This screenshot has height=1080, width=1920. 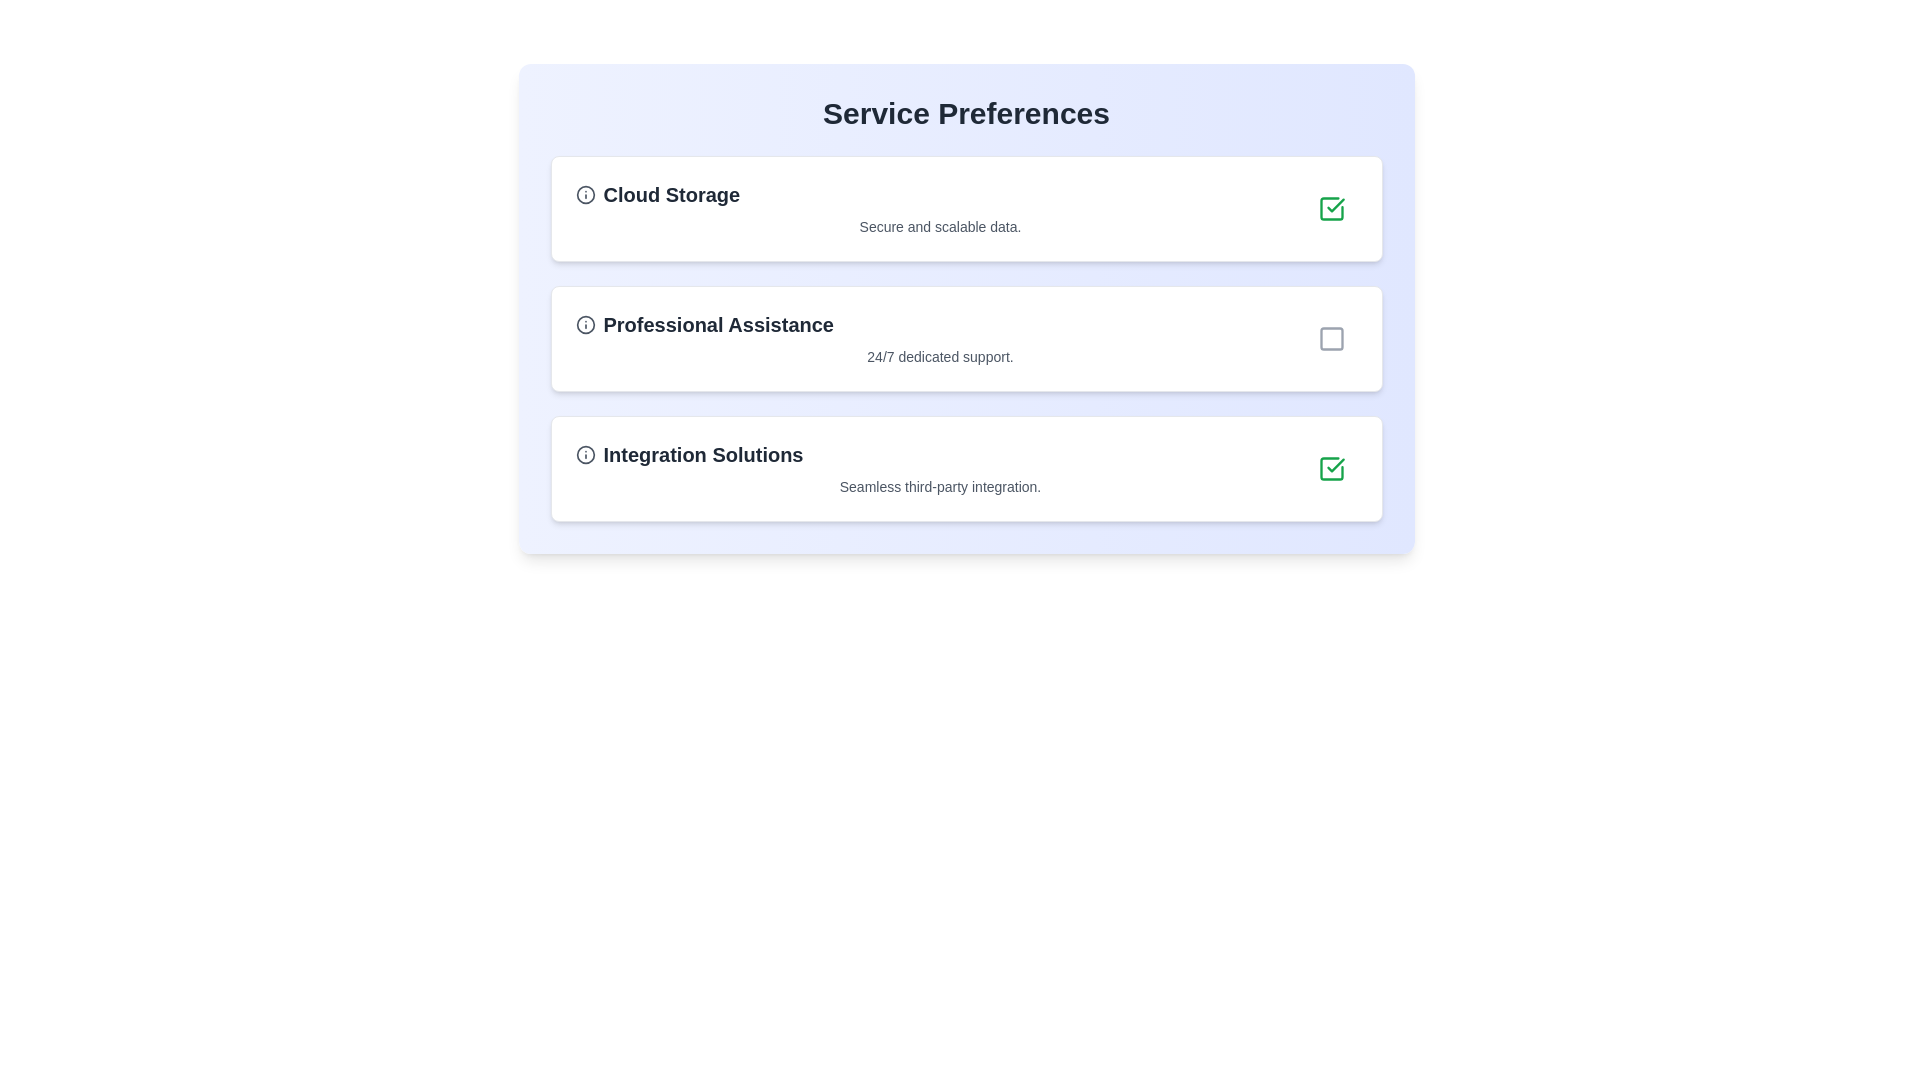 I want to click on the state indication provided by the green checkmark icon located on the right side of the 'Cloud Storage' list item within the preferences selection interface, so click(x=1335, y=465).